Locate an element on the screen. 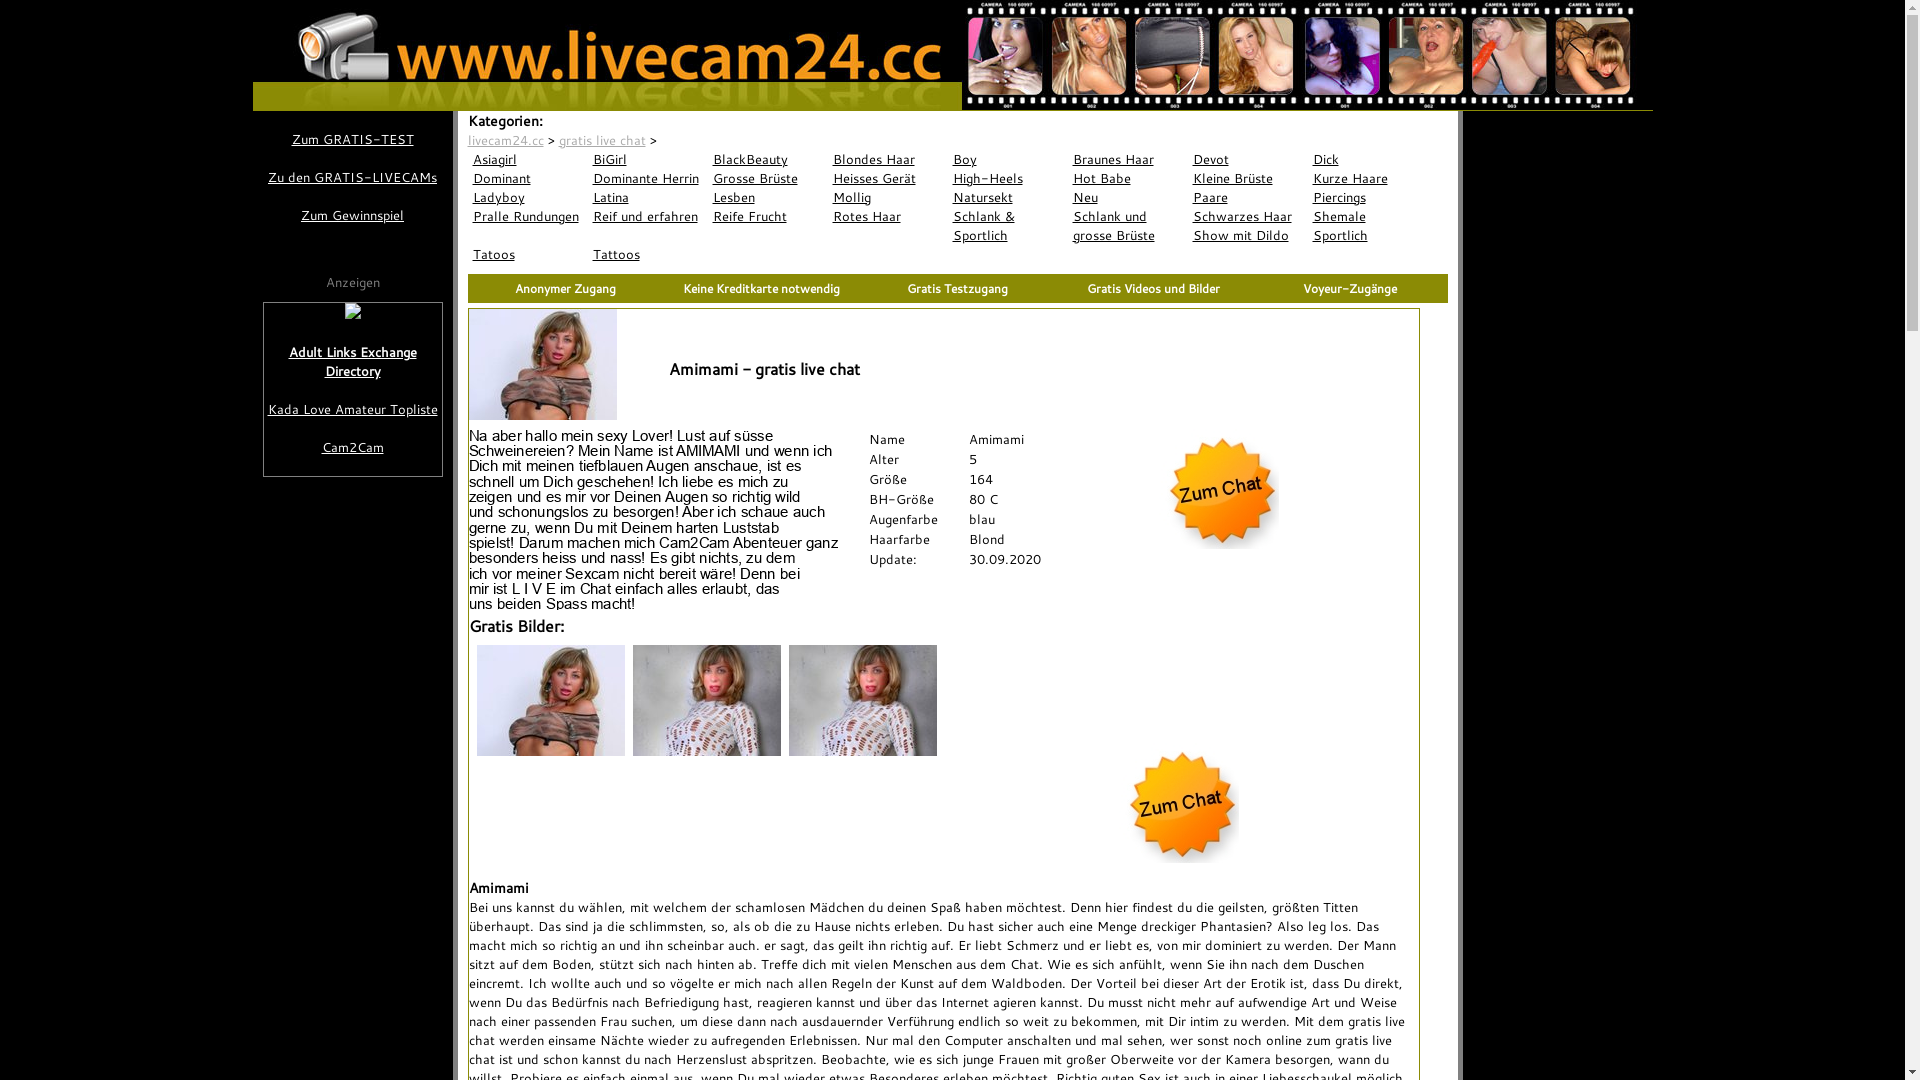 This screenshot has width=1920, height=1080. 'gratis live chat' is located at coordinates (600, 138).